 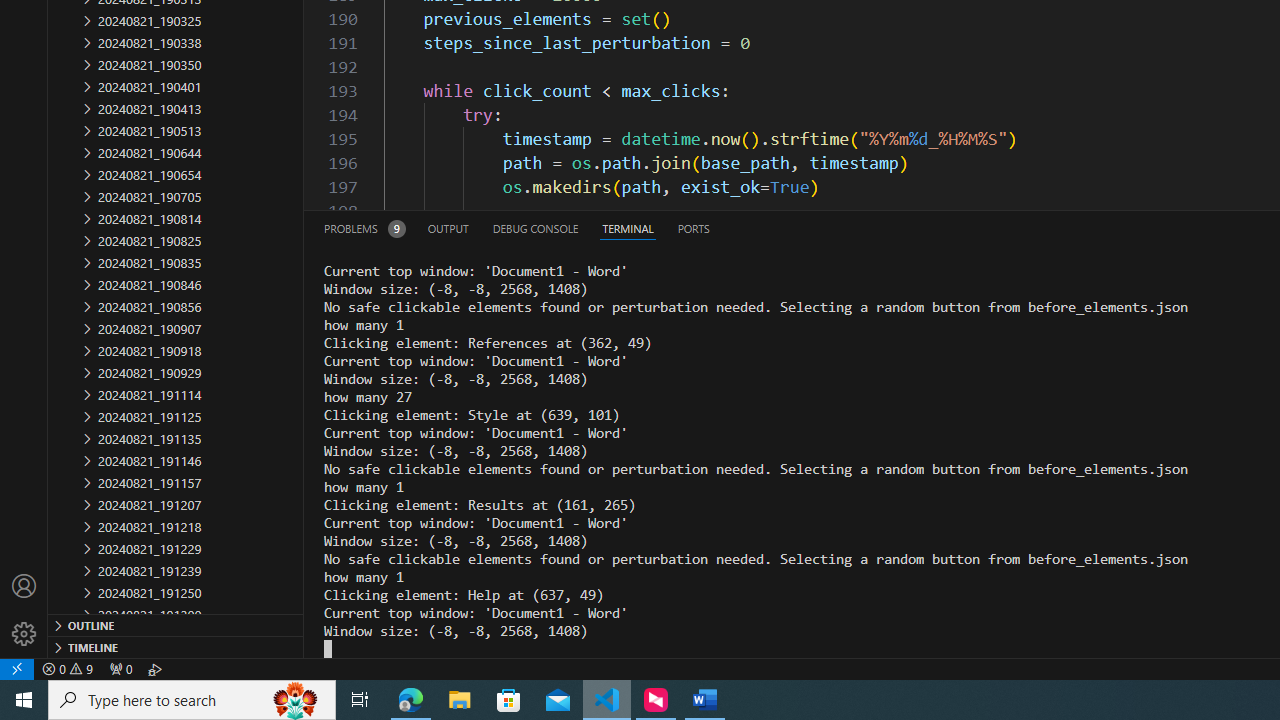 What do you see at coordinates (17, 668) in the screenshot?
I see `'remote'` at bounding box center [17, 668].